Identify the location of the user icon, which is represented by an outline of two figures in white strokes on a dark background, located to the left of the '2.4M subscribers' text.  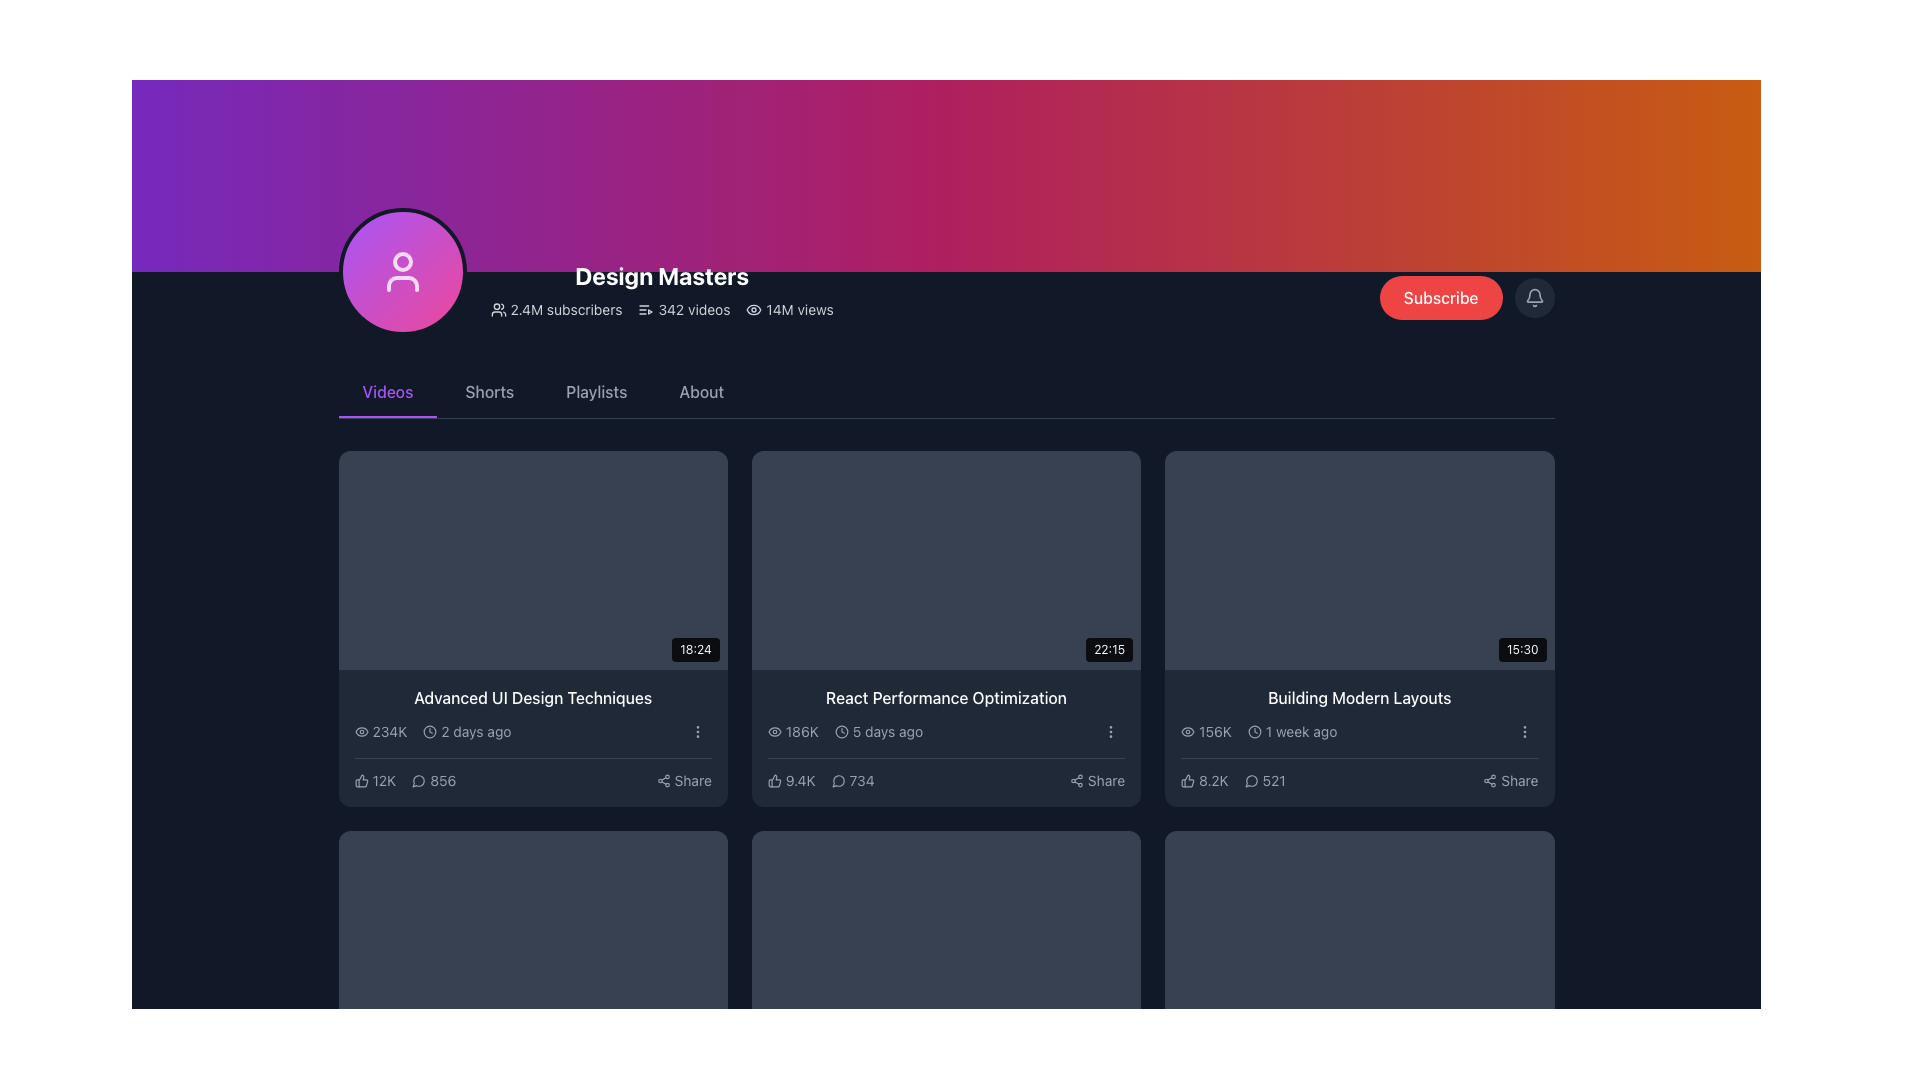
(498, 309).